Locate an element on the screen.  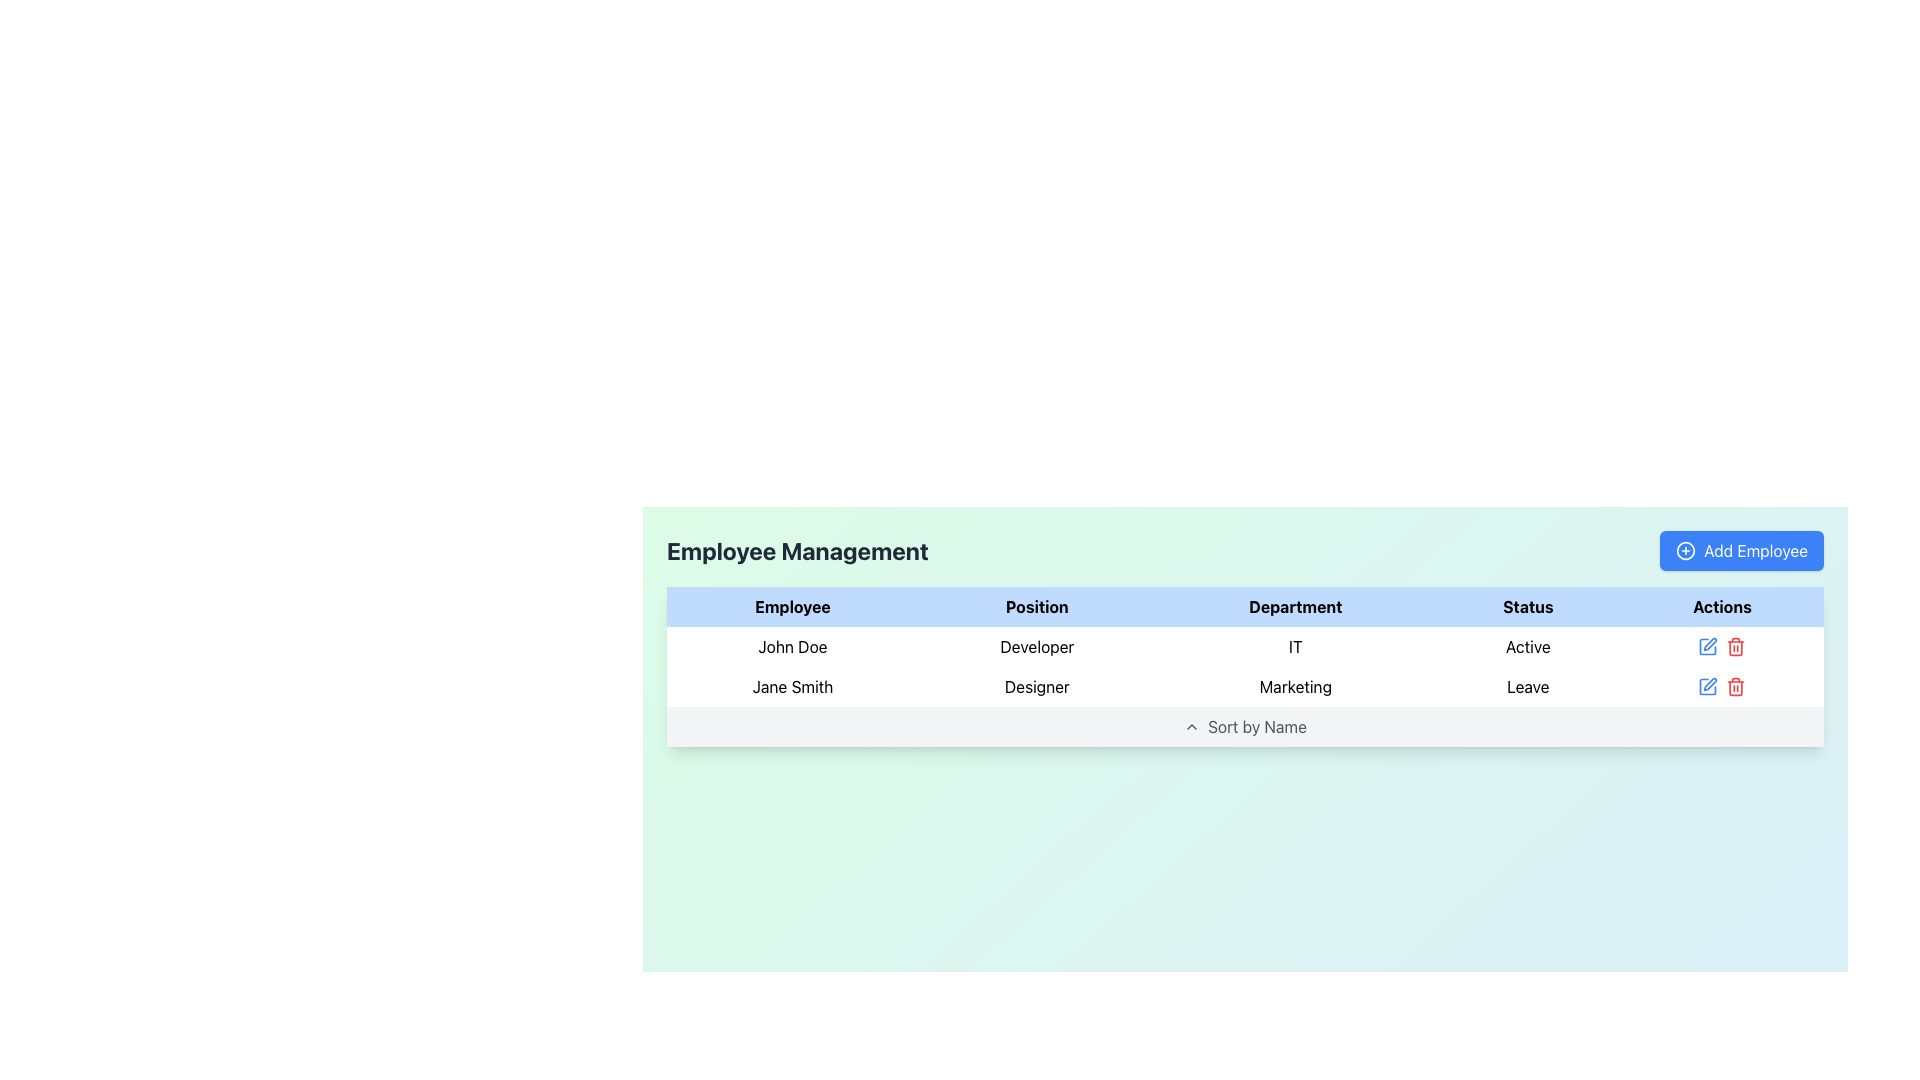
the text label reading 'Employee Management' which is located at the top of the interface, above the employee details table is located at coordinates (796, 551).